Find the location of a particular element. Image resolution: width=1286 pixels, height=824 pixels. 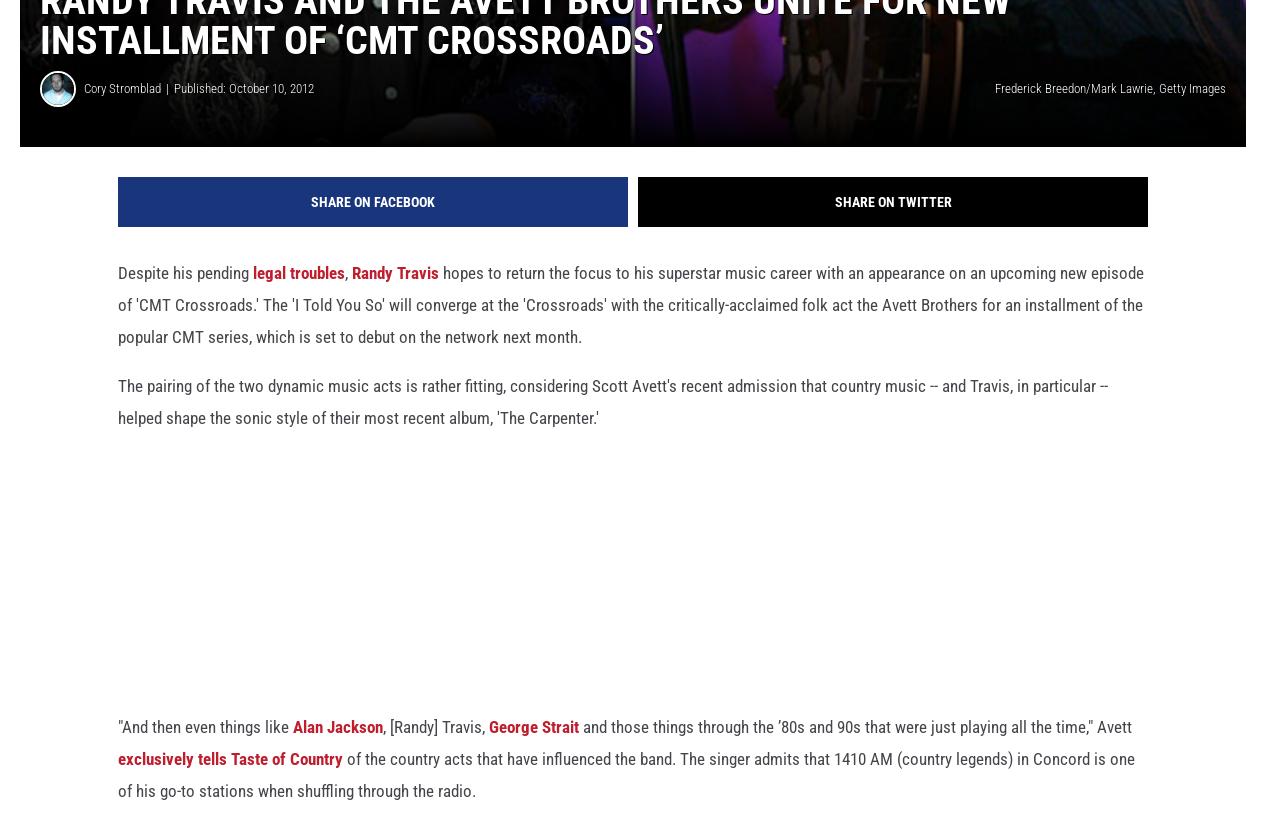

', [Randy] Travis,' is located at coordinates (434, 744).